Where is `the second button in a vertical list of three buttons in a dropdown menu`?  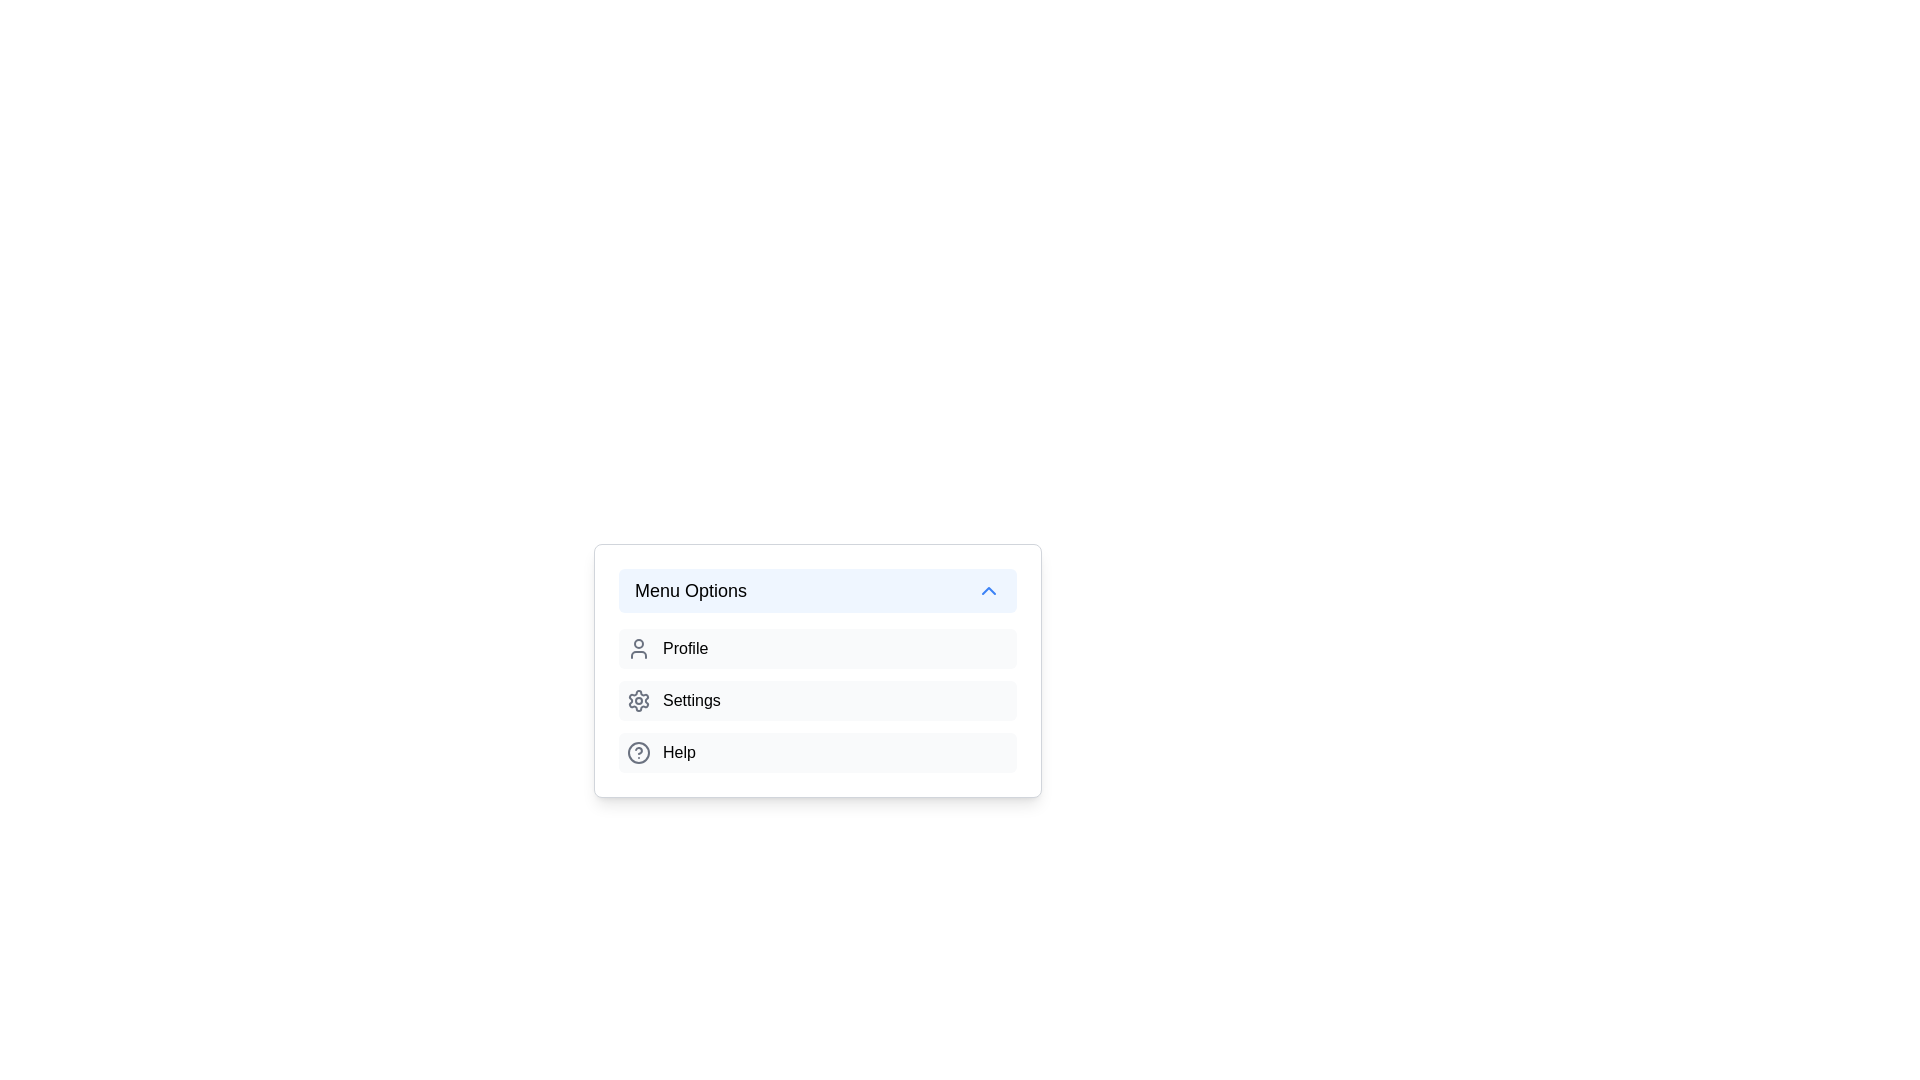 the second button in a vertical list of three buttons in a dropdown menu is located at coordinates (817, 720).